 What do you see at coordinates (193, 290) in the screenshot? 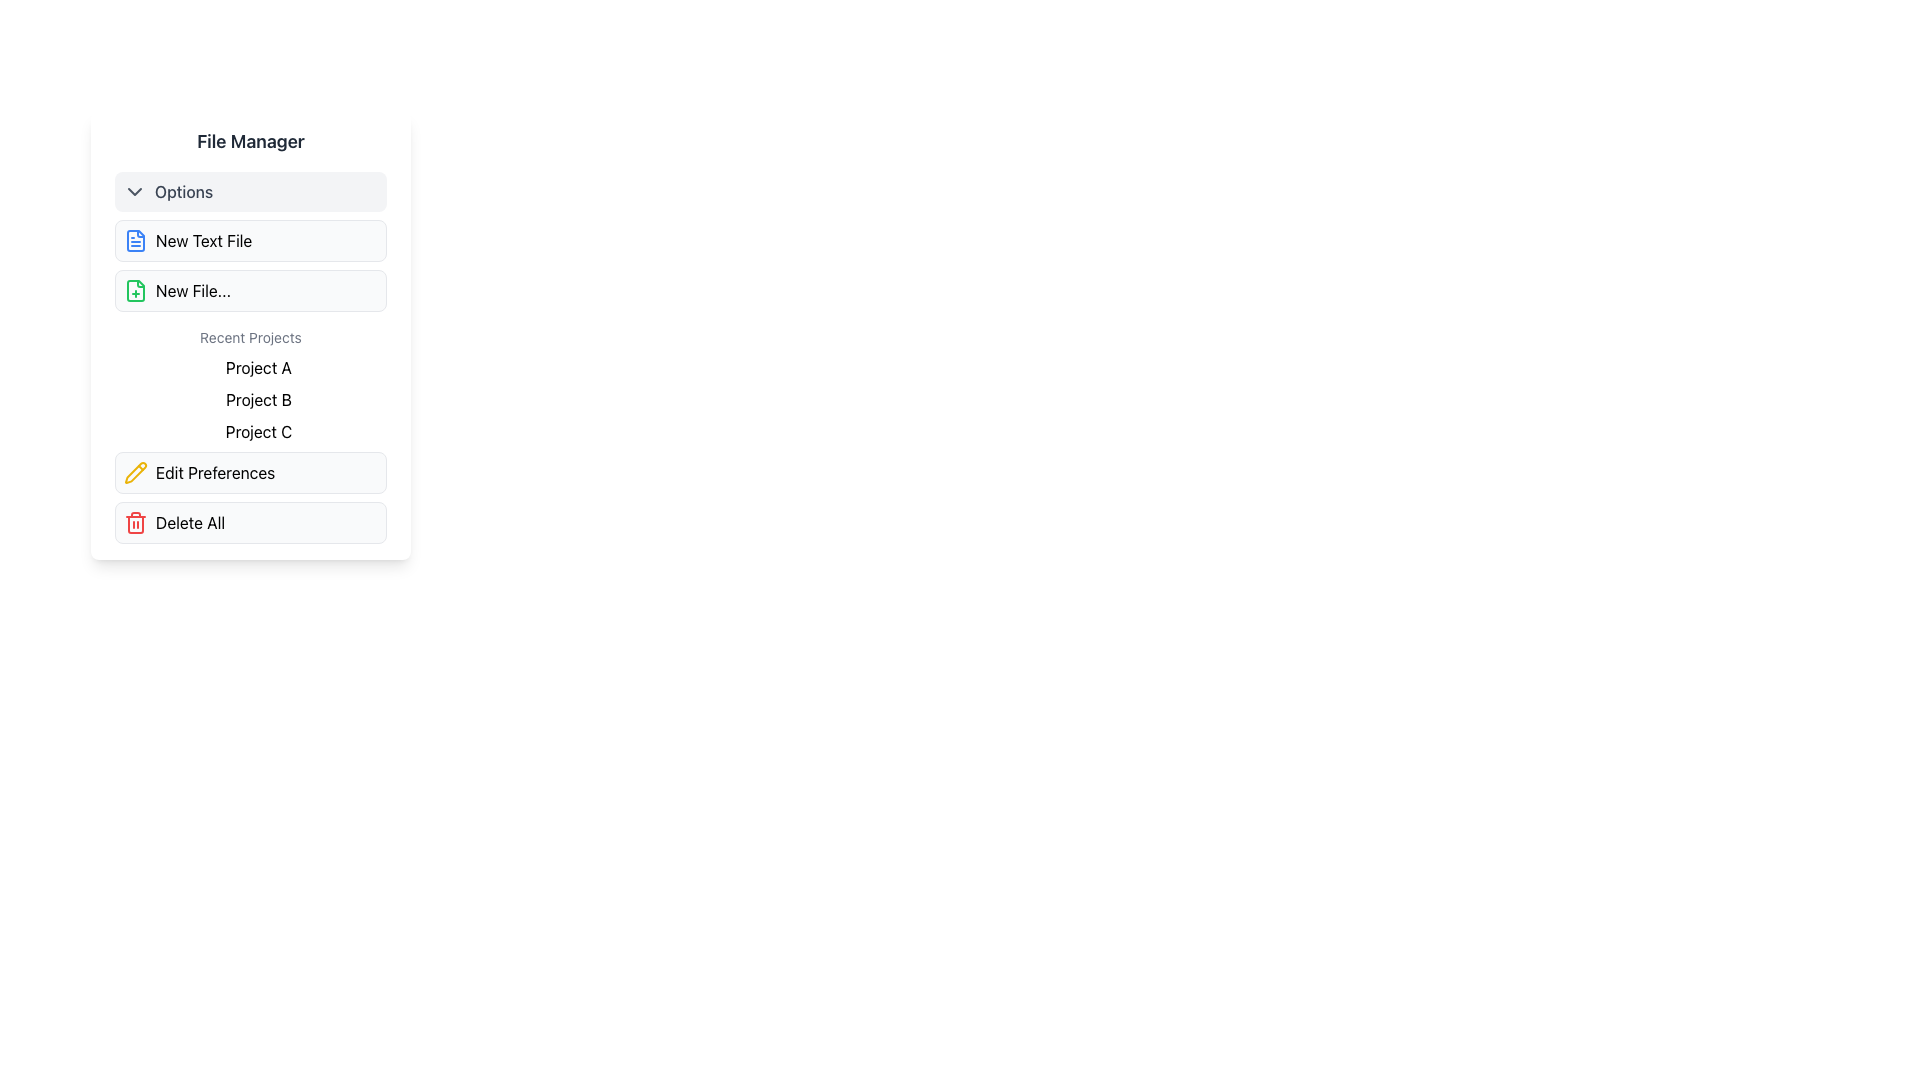
I see `the text label reading 'New File...'` at bounding box center [193, 290].